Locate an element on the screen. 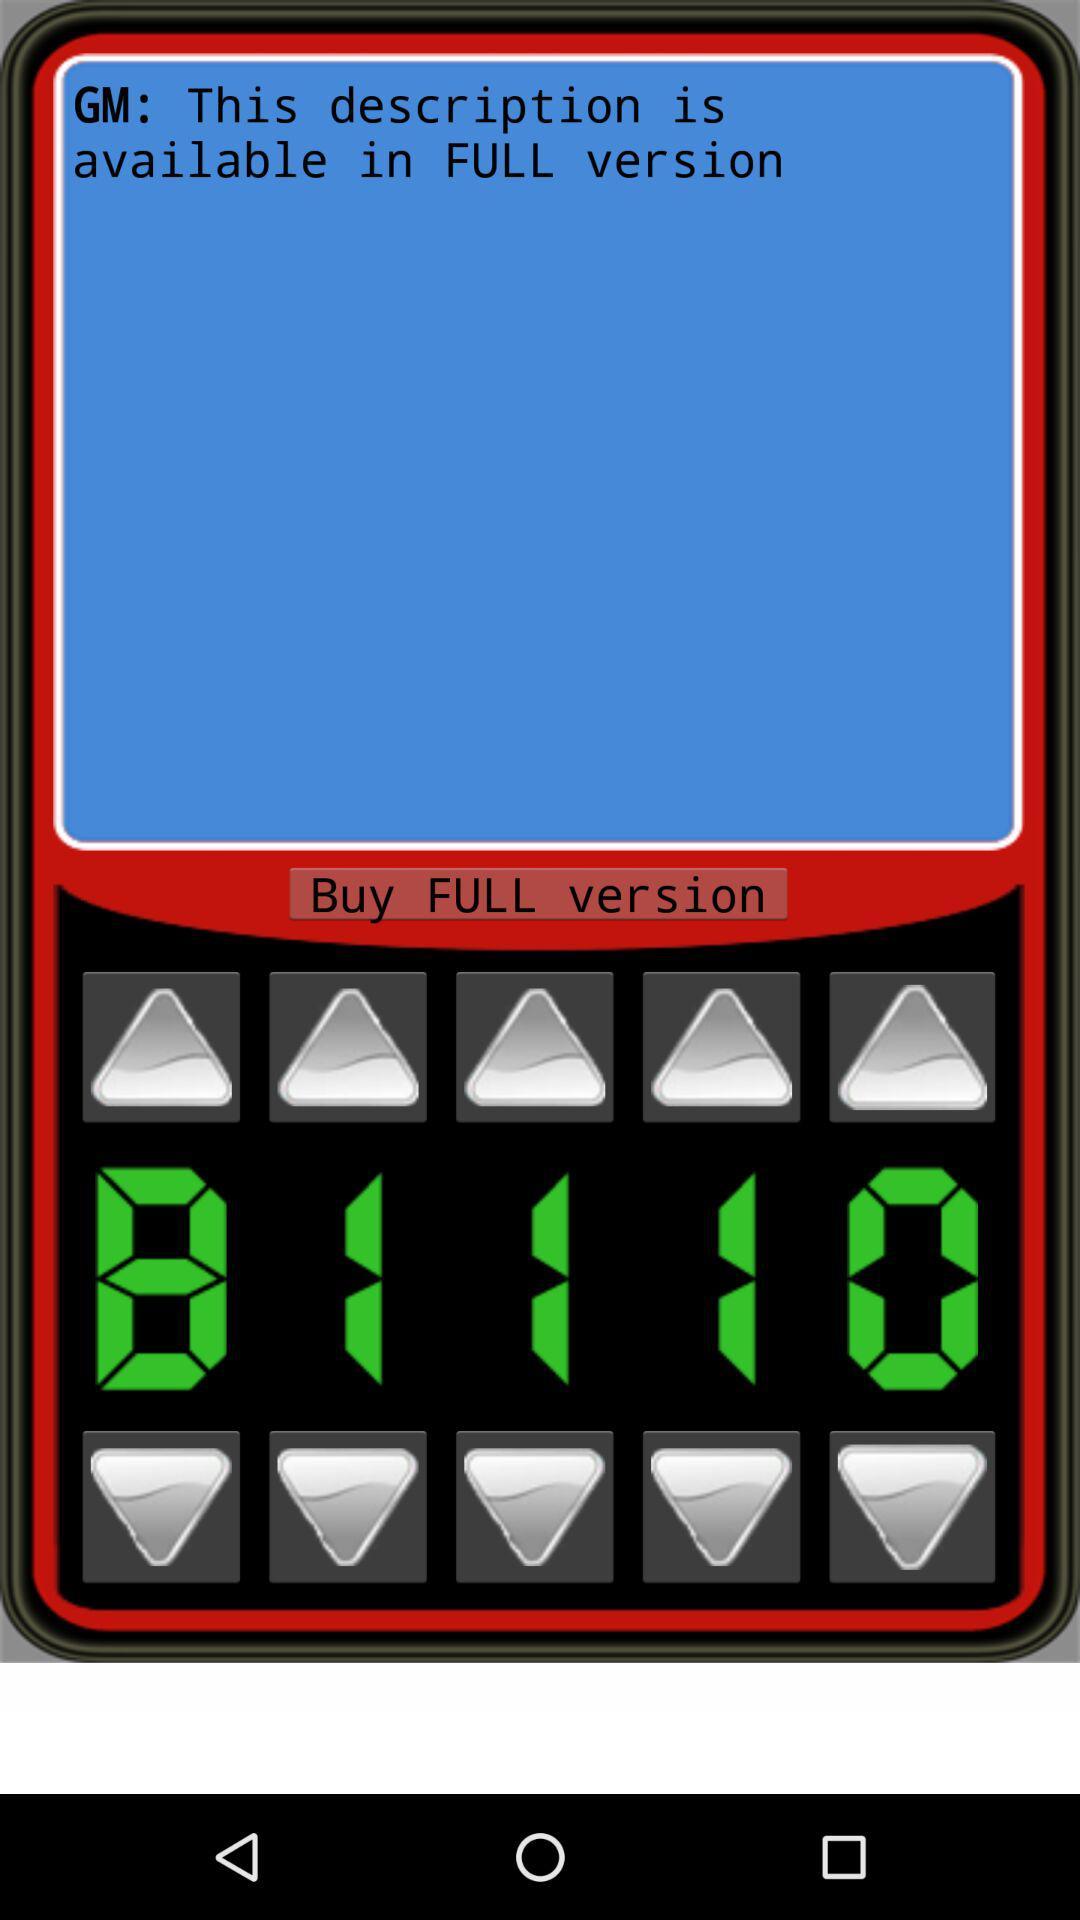 This screenshot has height=1920, width=1080. decrease third value from the left is located at coordinates (533, 1507).